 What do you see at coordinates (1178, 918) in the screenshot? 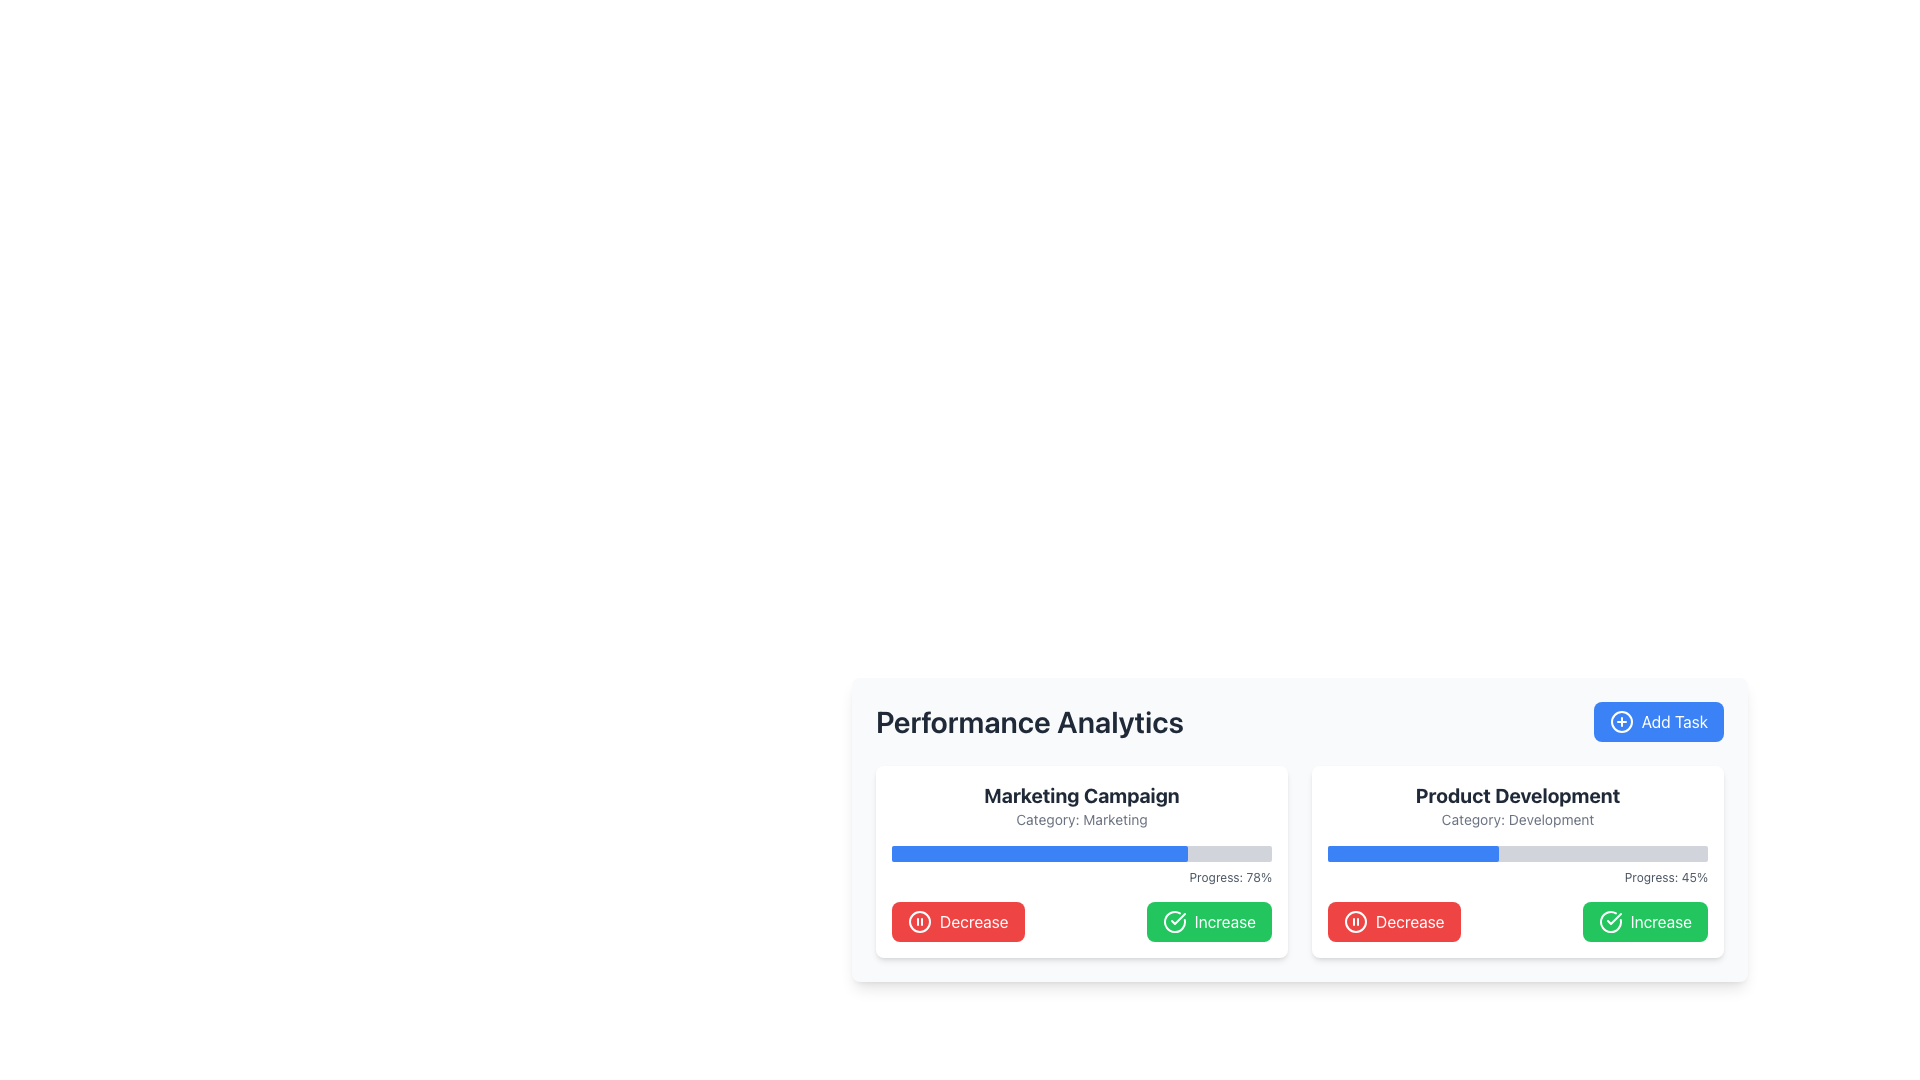
I see `the green badge-like checkmark icon inside the 'Increase' button under the 'Marketing Campaign' section` at bounding box center [1178, 918].